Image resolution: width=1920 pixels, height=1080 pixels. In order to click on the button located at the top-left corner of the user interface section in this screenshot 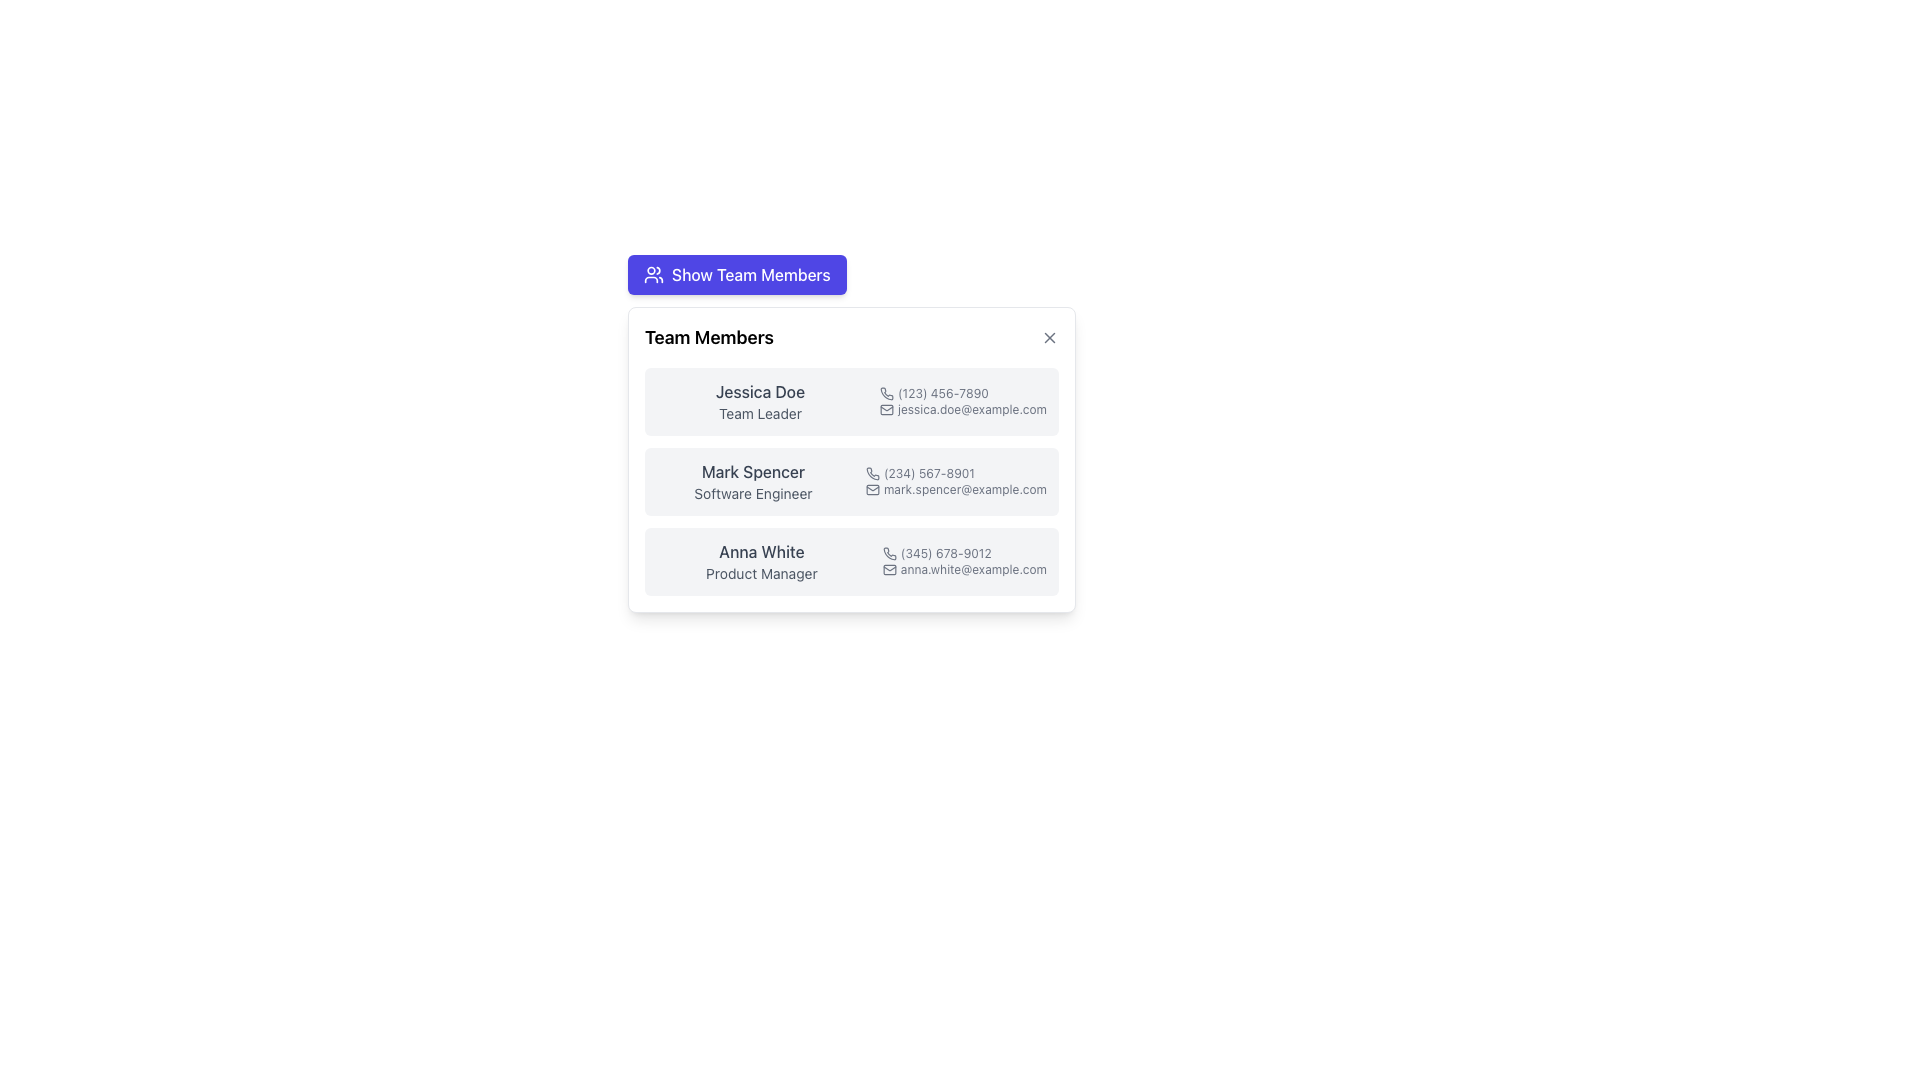, I will do `click(851, 274)`.